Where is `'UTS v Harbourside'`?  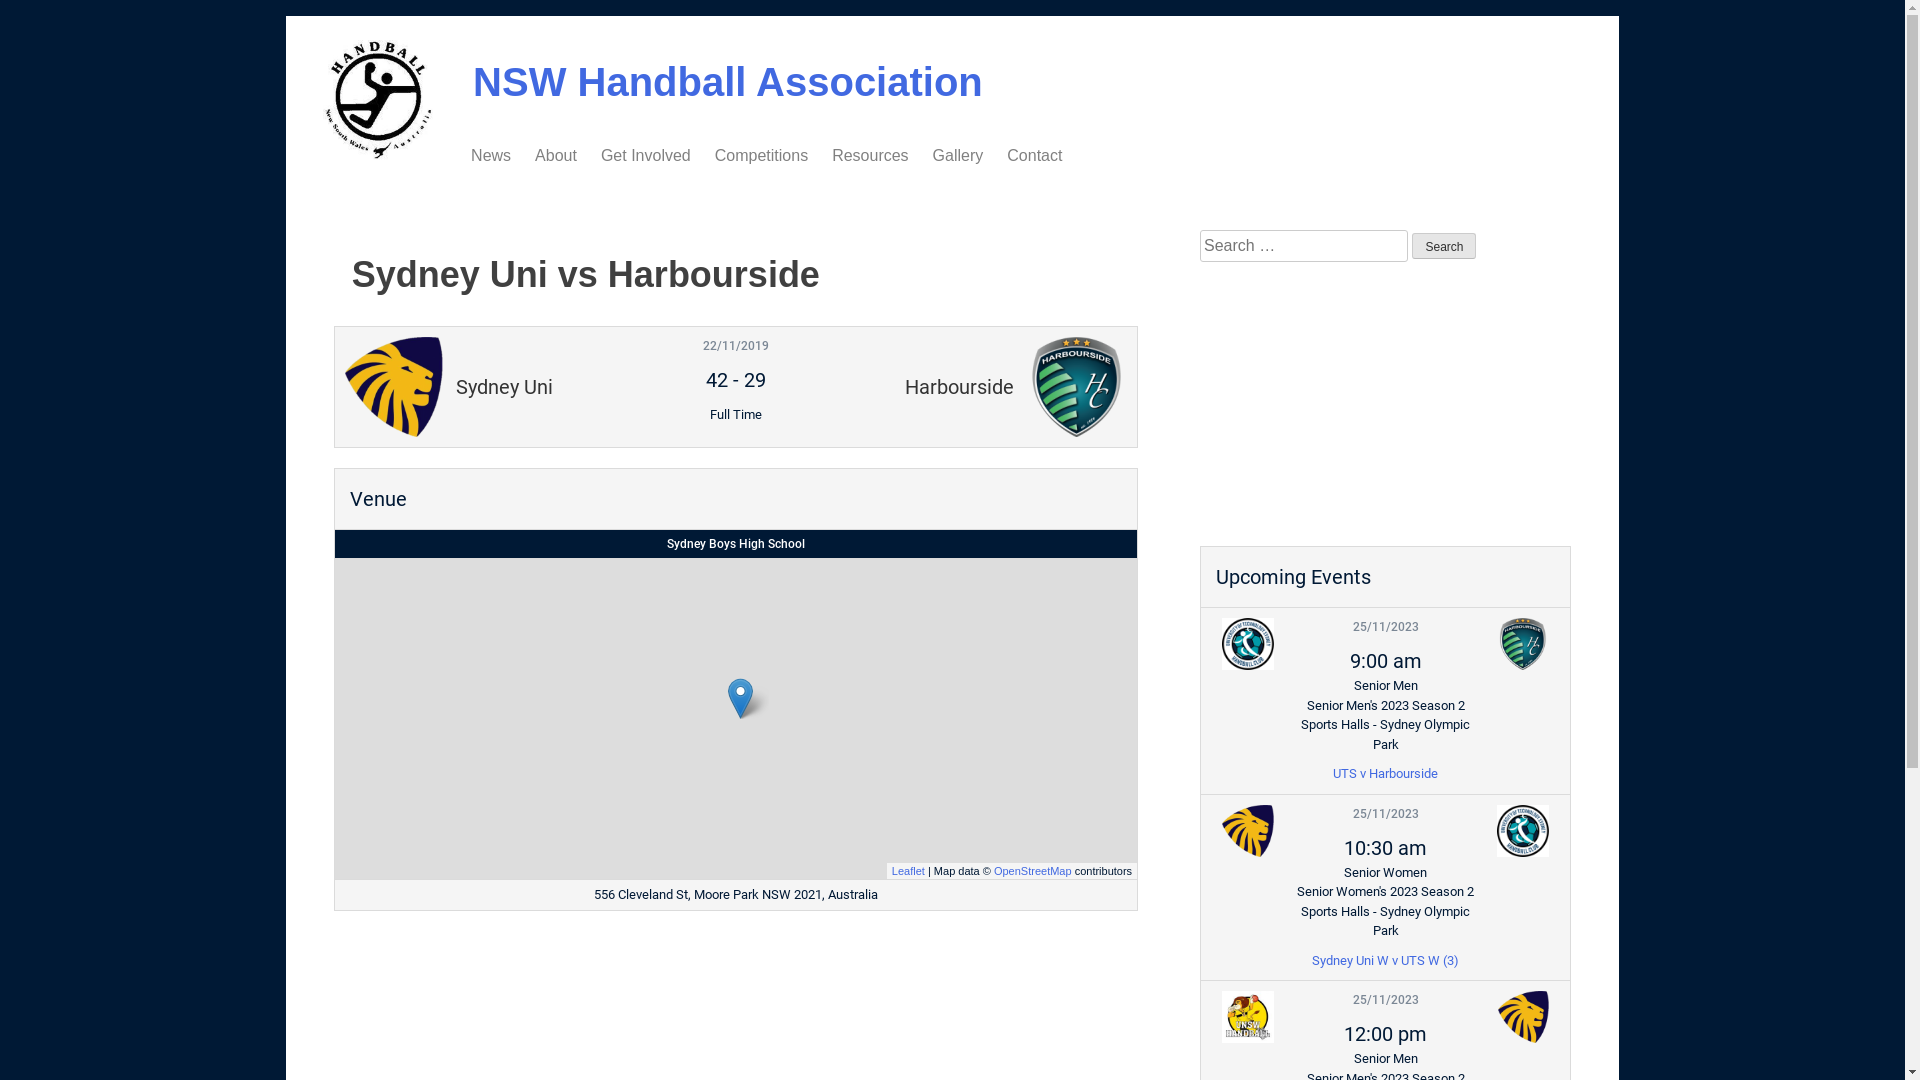 'UTS v Harbourside' is located at coordinates (1384, 772).